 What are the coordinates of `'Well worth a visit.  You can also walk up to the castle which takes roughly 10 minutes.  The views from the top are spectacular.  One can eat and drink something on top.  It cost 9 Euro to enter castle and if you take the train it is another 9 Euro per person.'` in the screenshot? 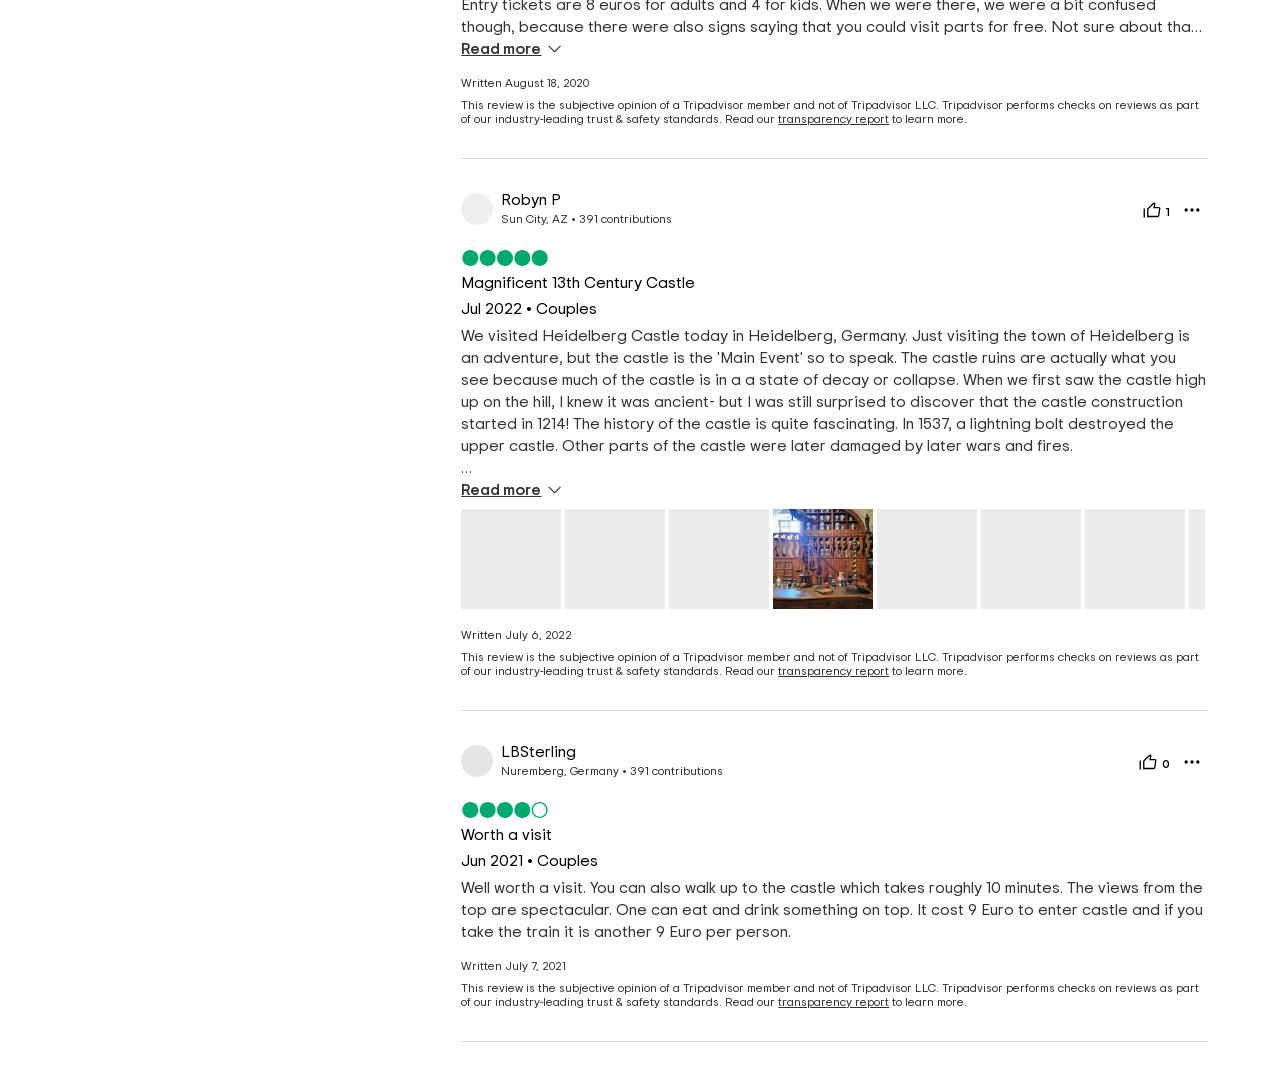 It's located at (460, 908).